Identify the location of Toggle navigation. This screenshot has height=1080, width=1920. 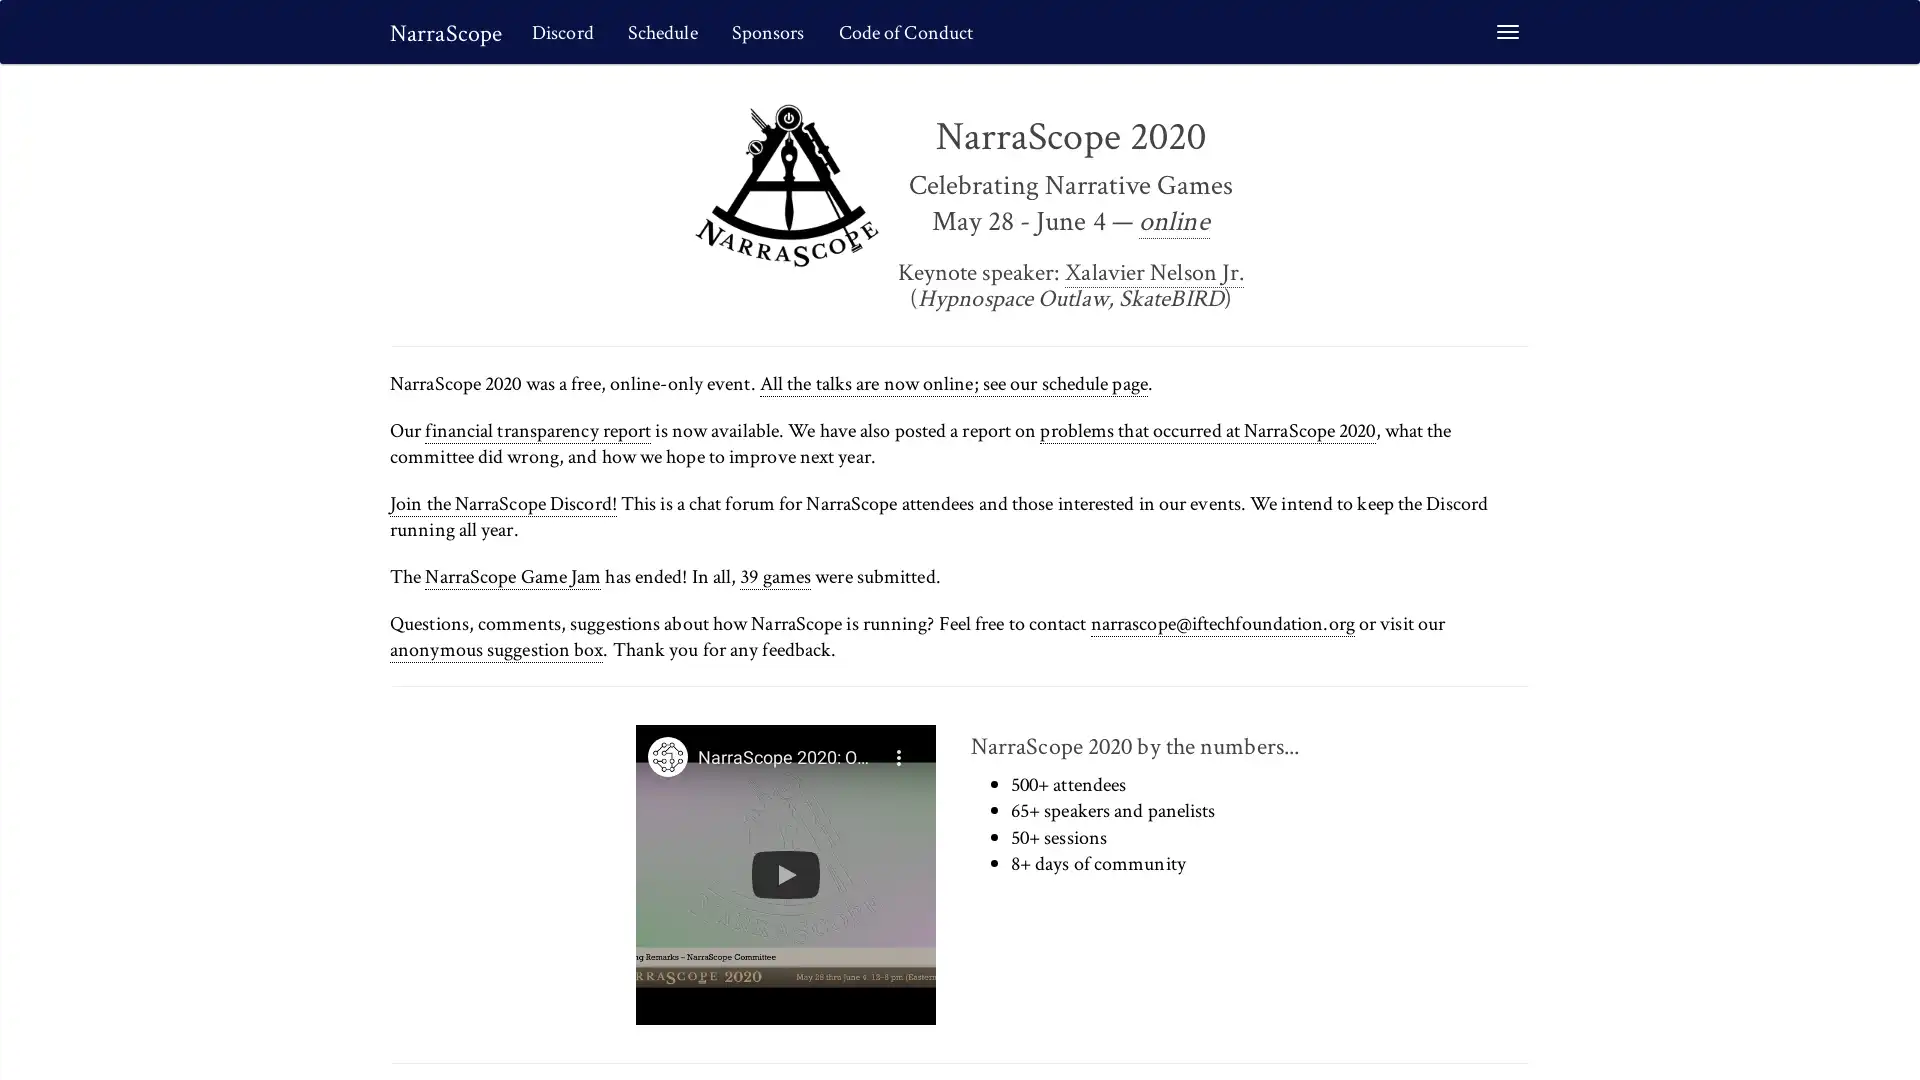
(1507, 31).